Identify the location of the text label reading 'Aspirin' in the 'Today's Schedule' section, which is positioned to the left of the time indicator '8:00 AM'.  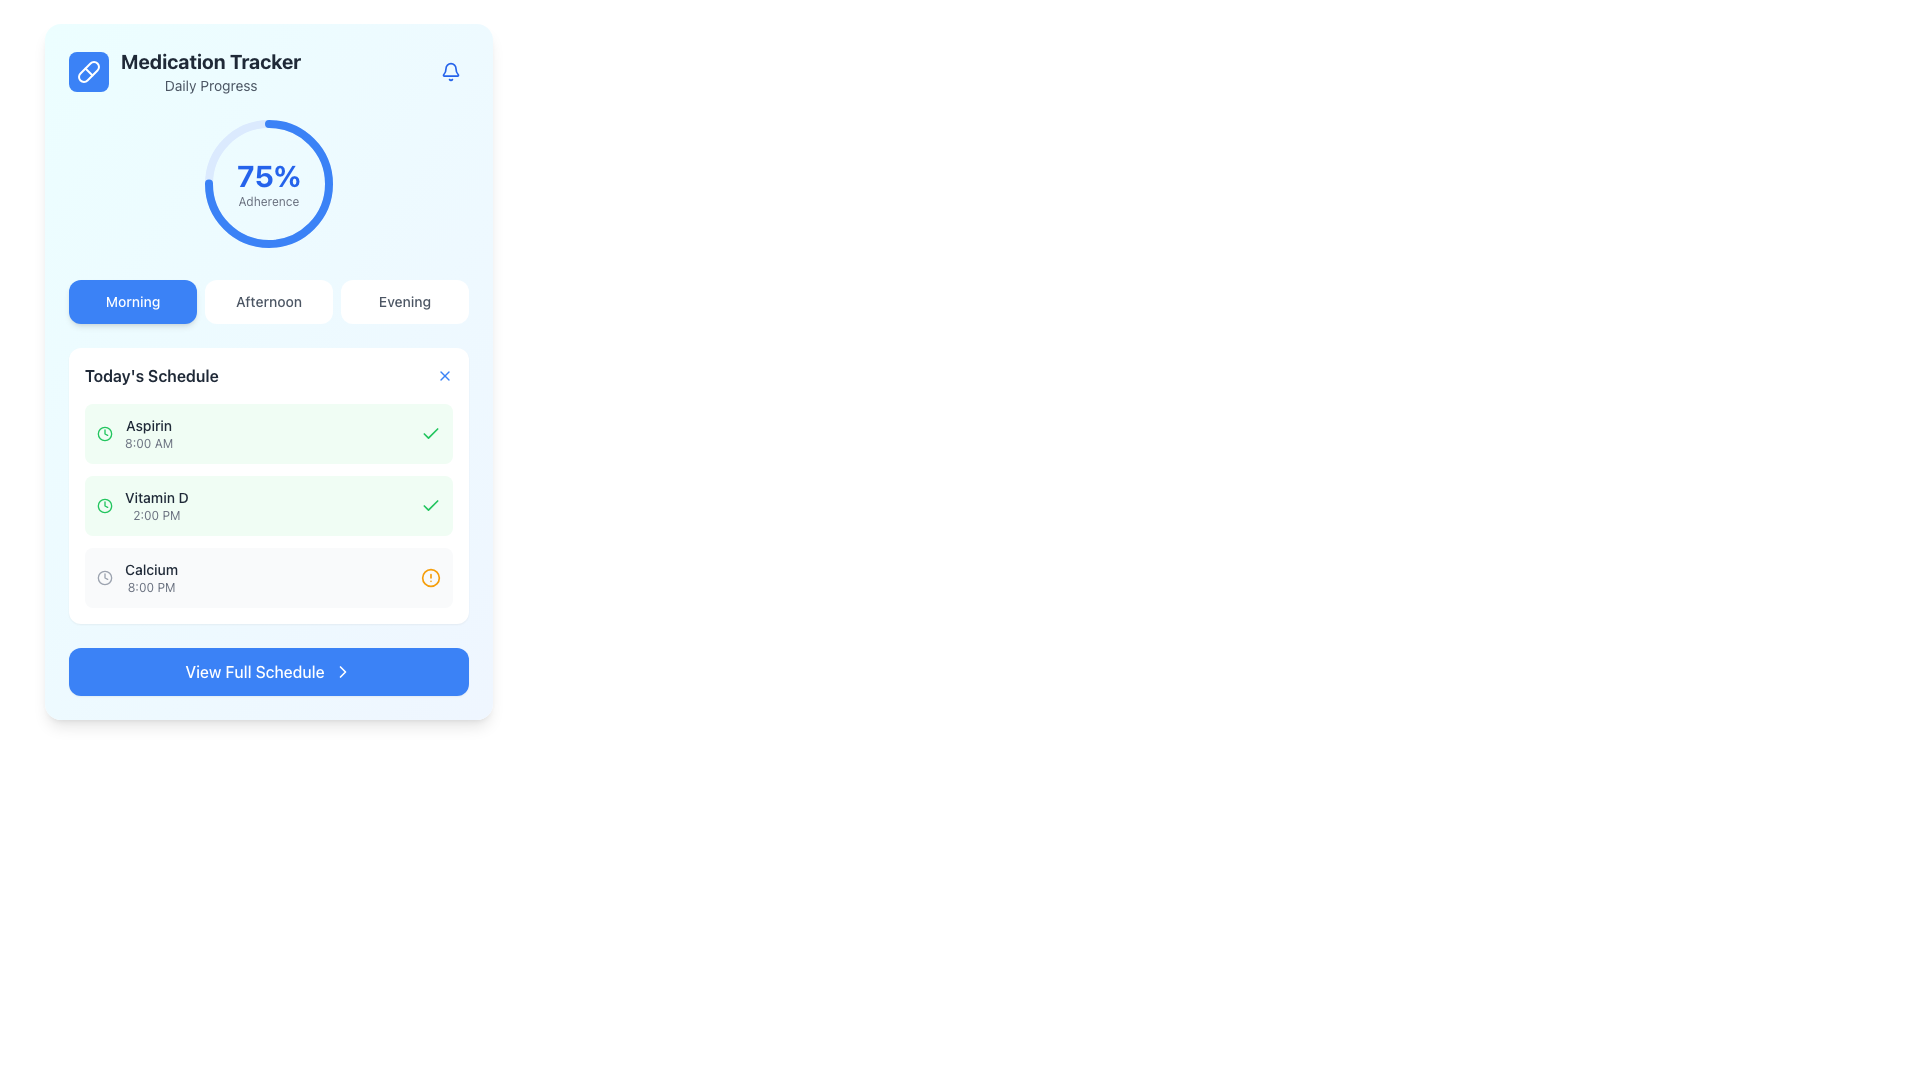
(148, 424).